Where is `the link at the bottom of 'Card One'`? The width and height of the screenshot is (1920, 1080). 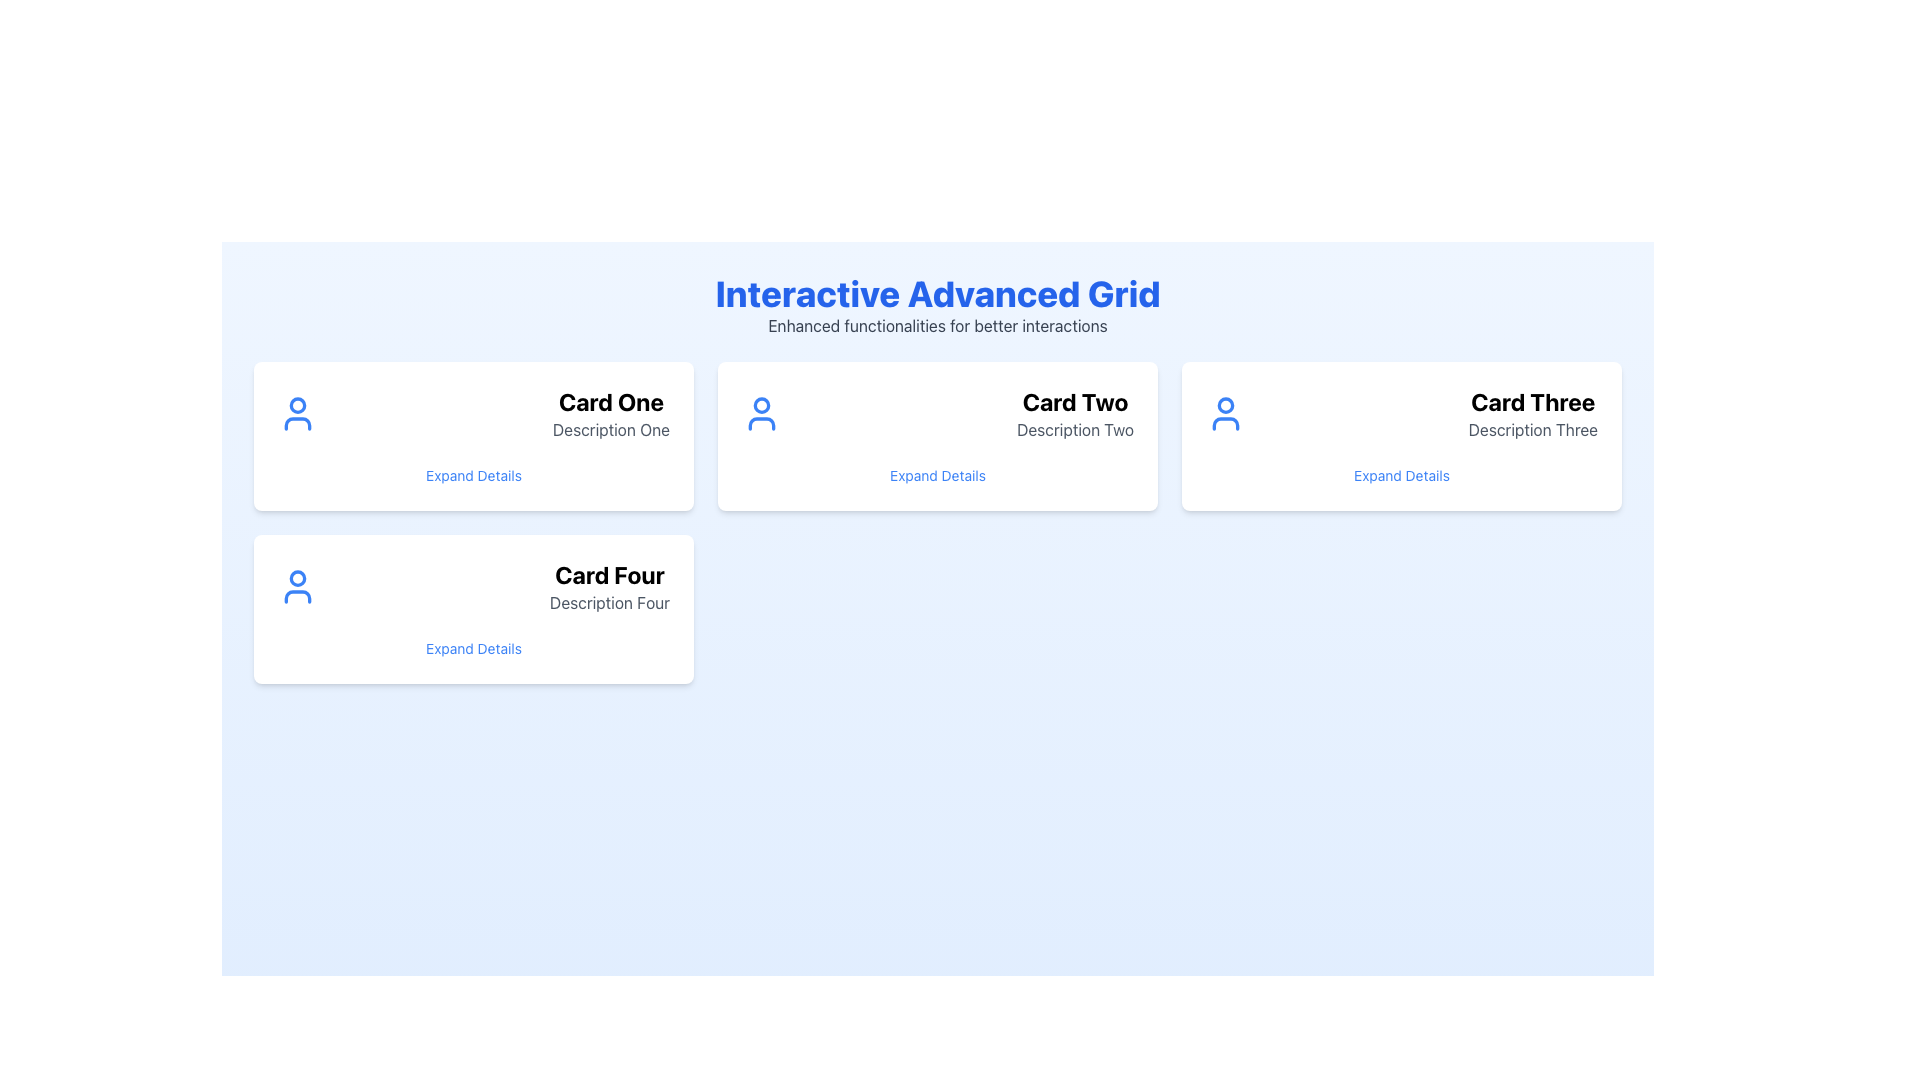
the link at the bottom of 'Card One' is located at coordinates (473, 475).